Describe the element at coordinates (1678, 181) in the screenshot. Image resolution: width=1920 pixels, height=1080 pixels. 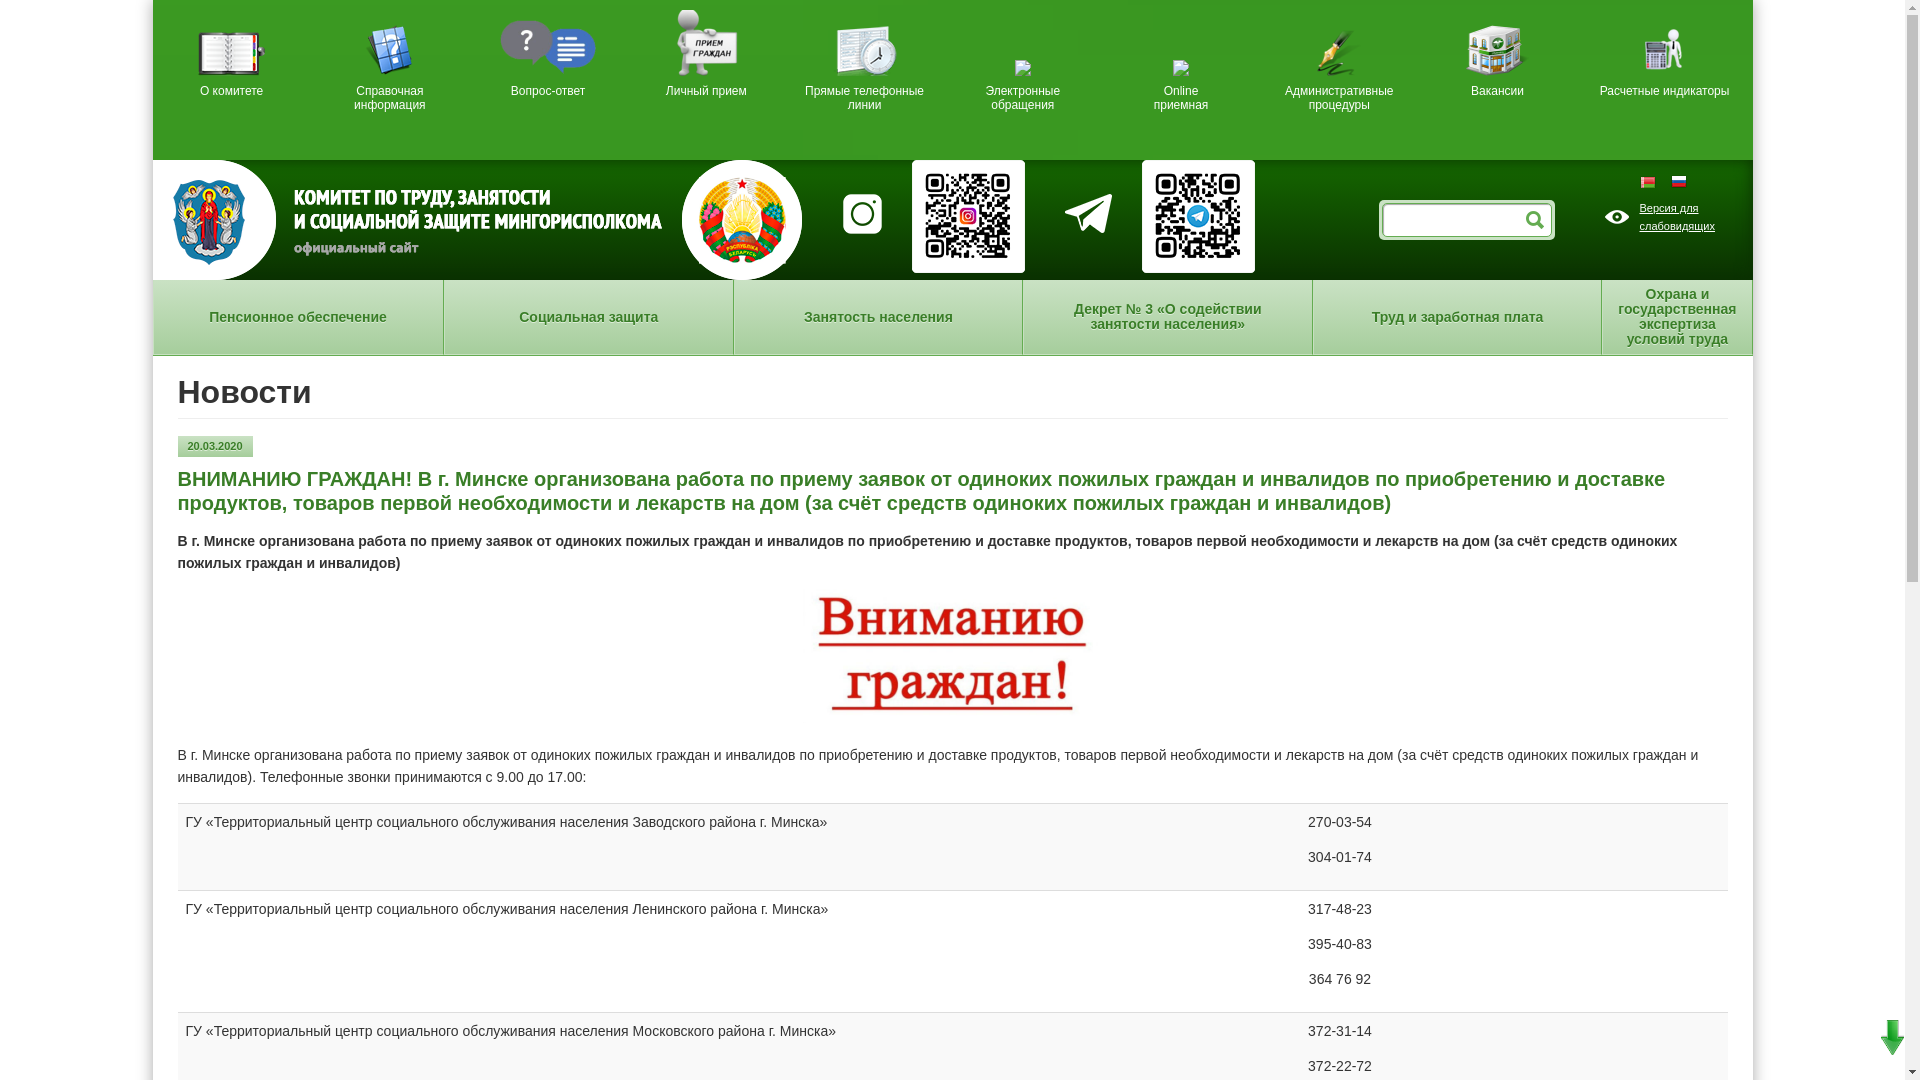
I see `'Russian'` at that location.